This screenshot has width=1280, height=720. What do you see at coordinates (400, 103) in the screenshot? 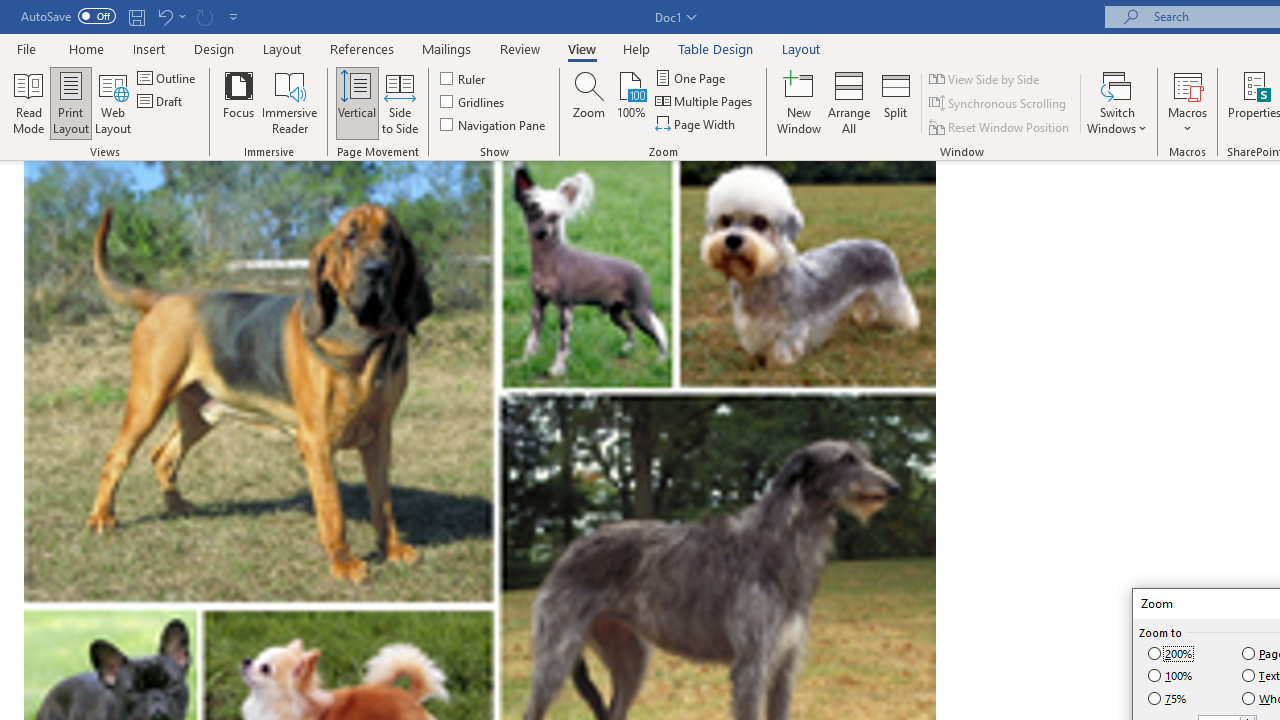
I see `'Side to Side'` at bounding box center [400, 103].